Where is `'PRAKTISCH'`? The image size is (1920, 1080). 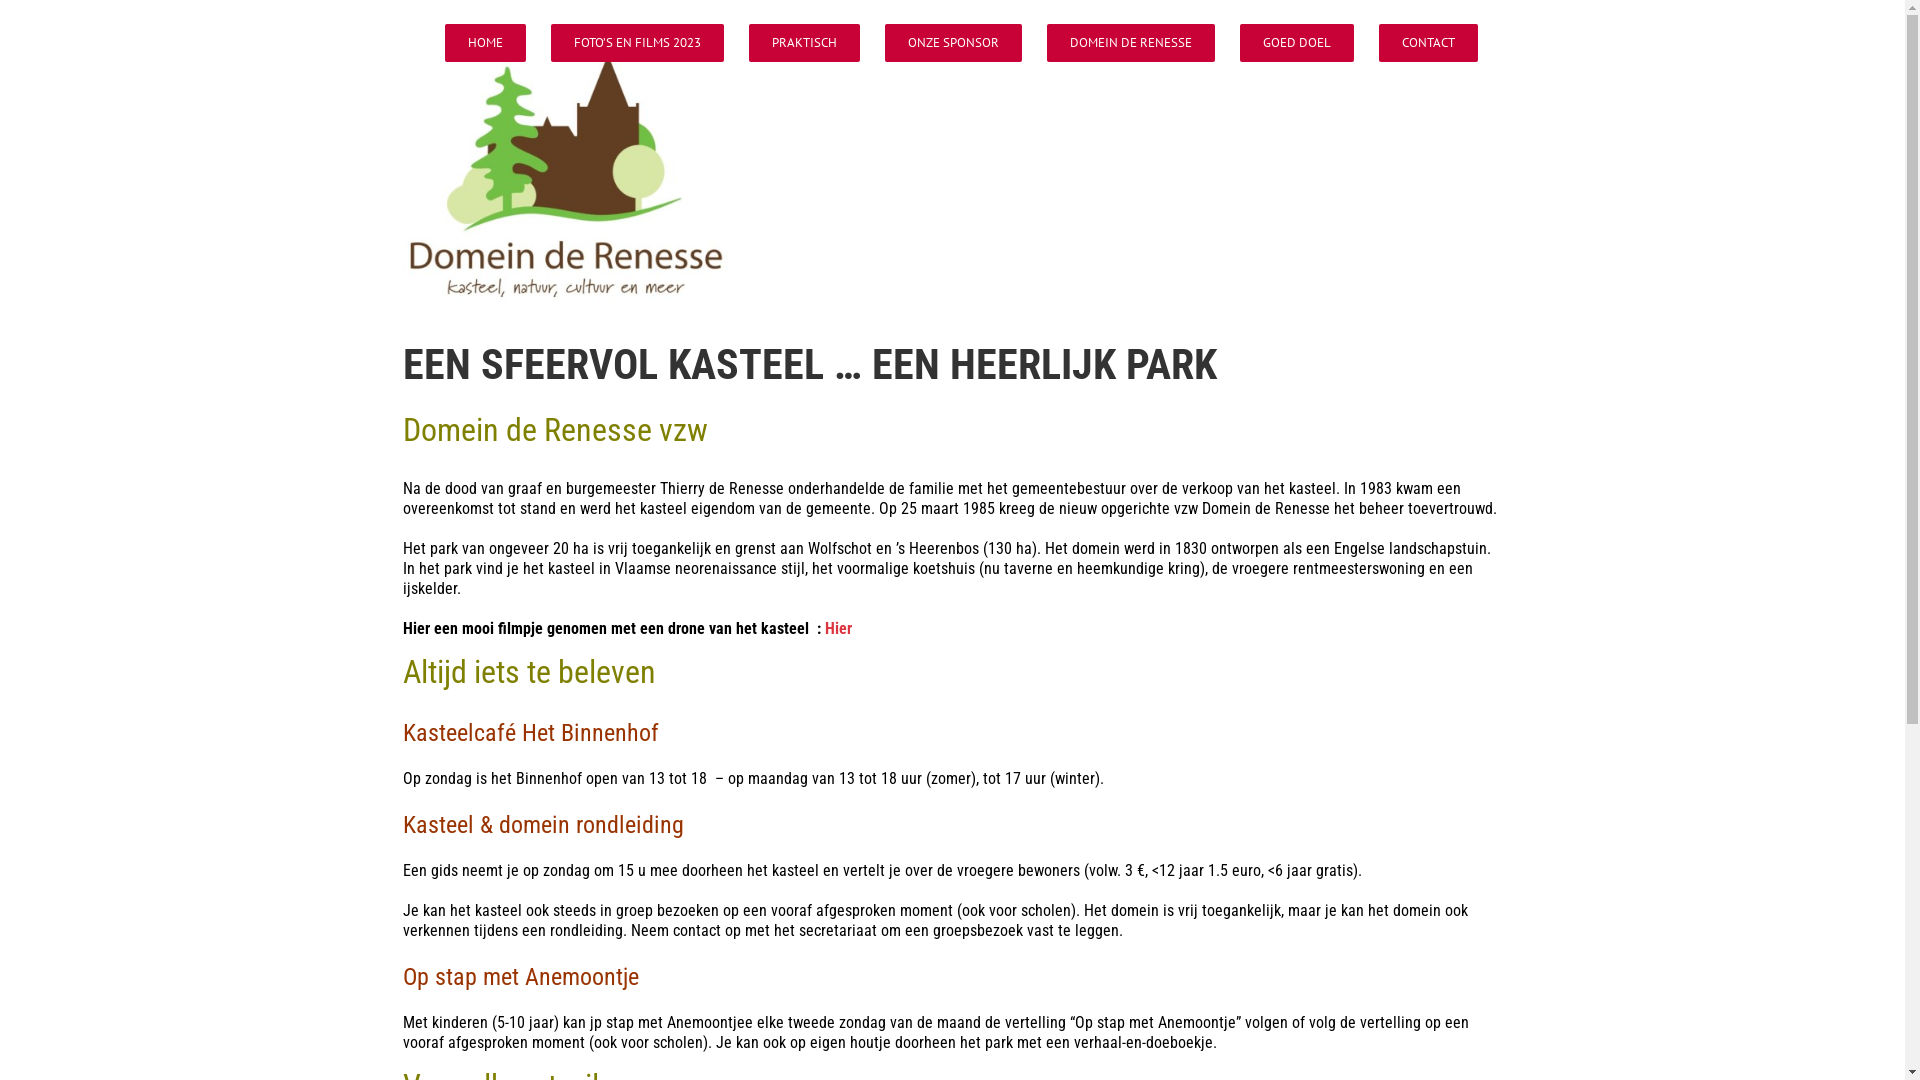
'PRAKTISCH' is located at coordinates (803, 42).